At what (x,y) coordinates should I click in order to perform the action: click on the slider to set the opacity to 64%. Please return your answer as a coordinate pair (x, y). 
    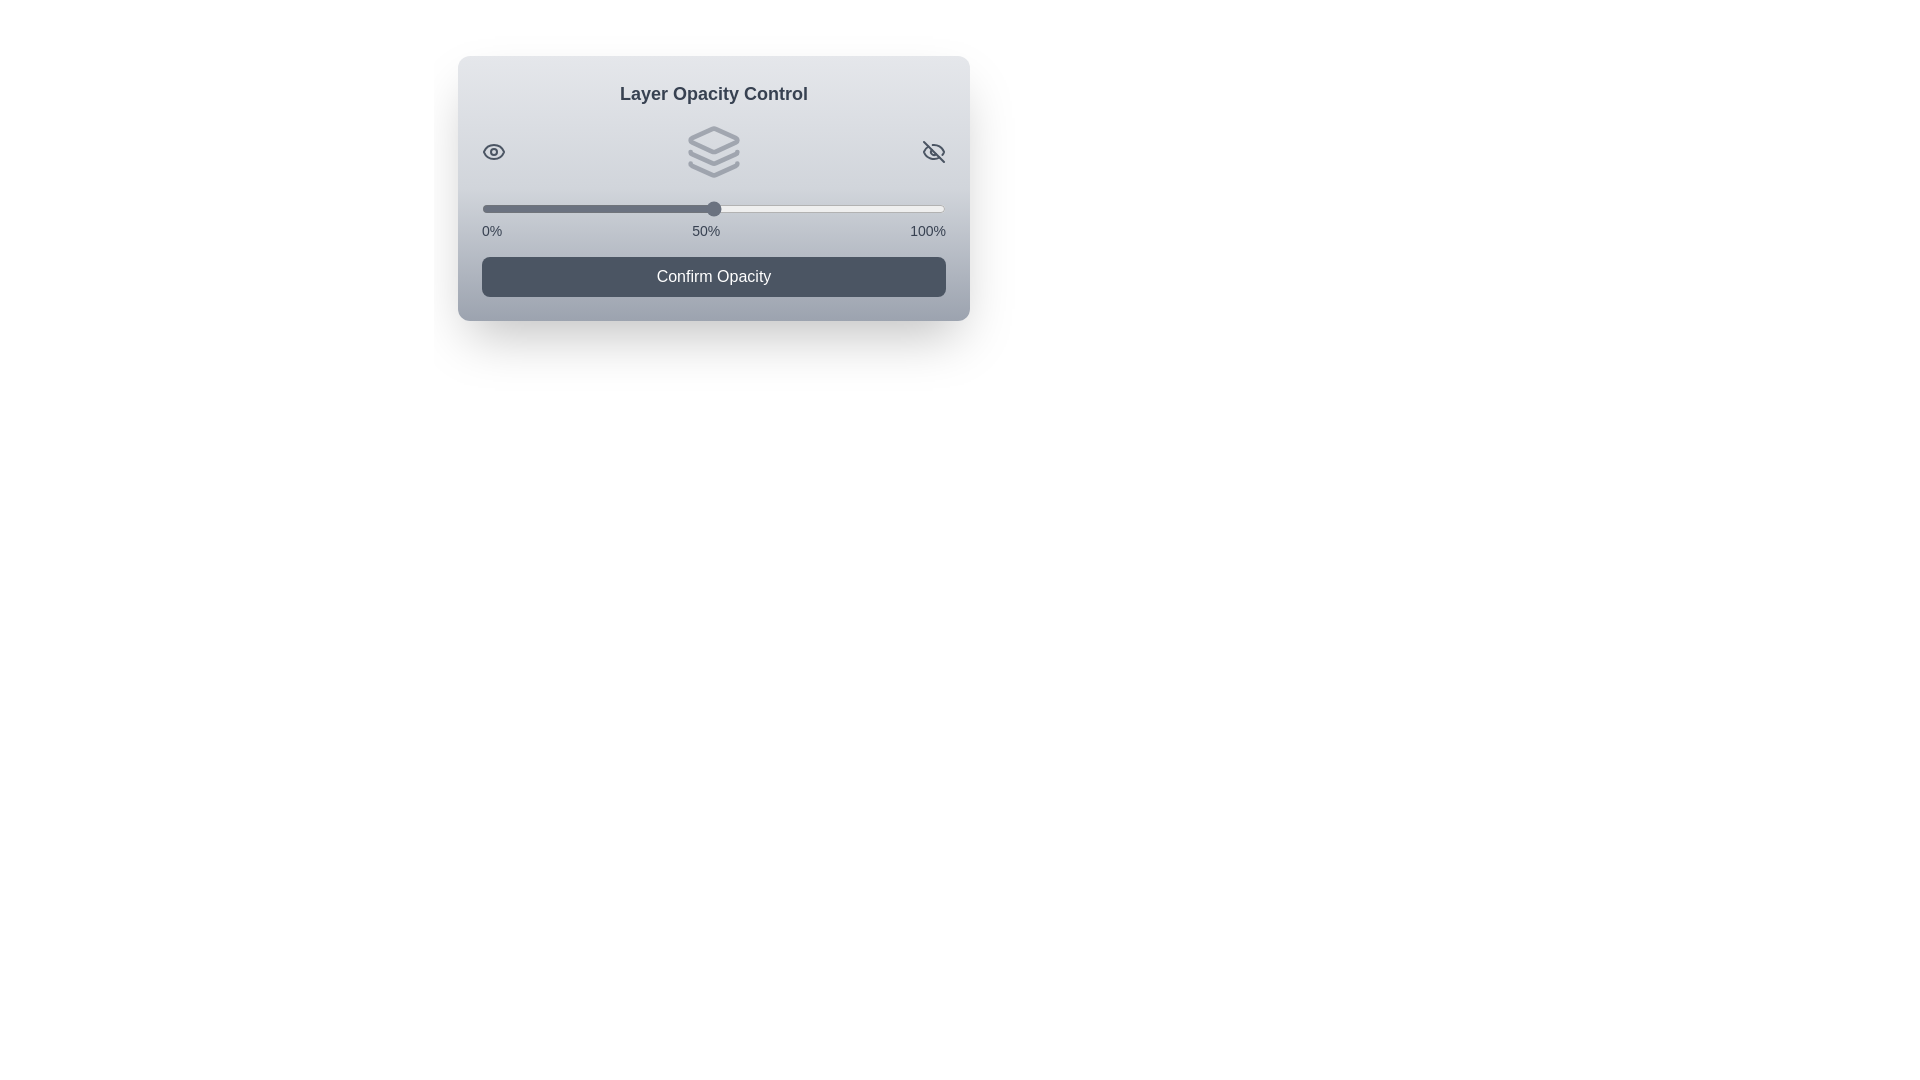
    Looking at the image, I should click on (777, 208).